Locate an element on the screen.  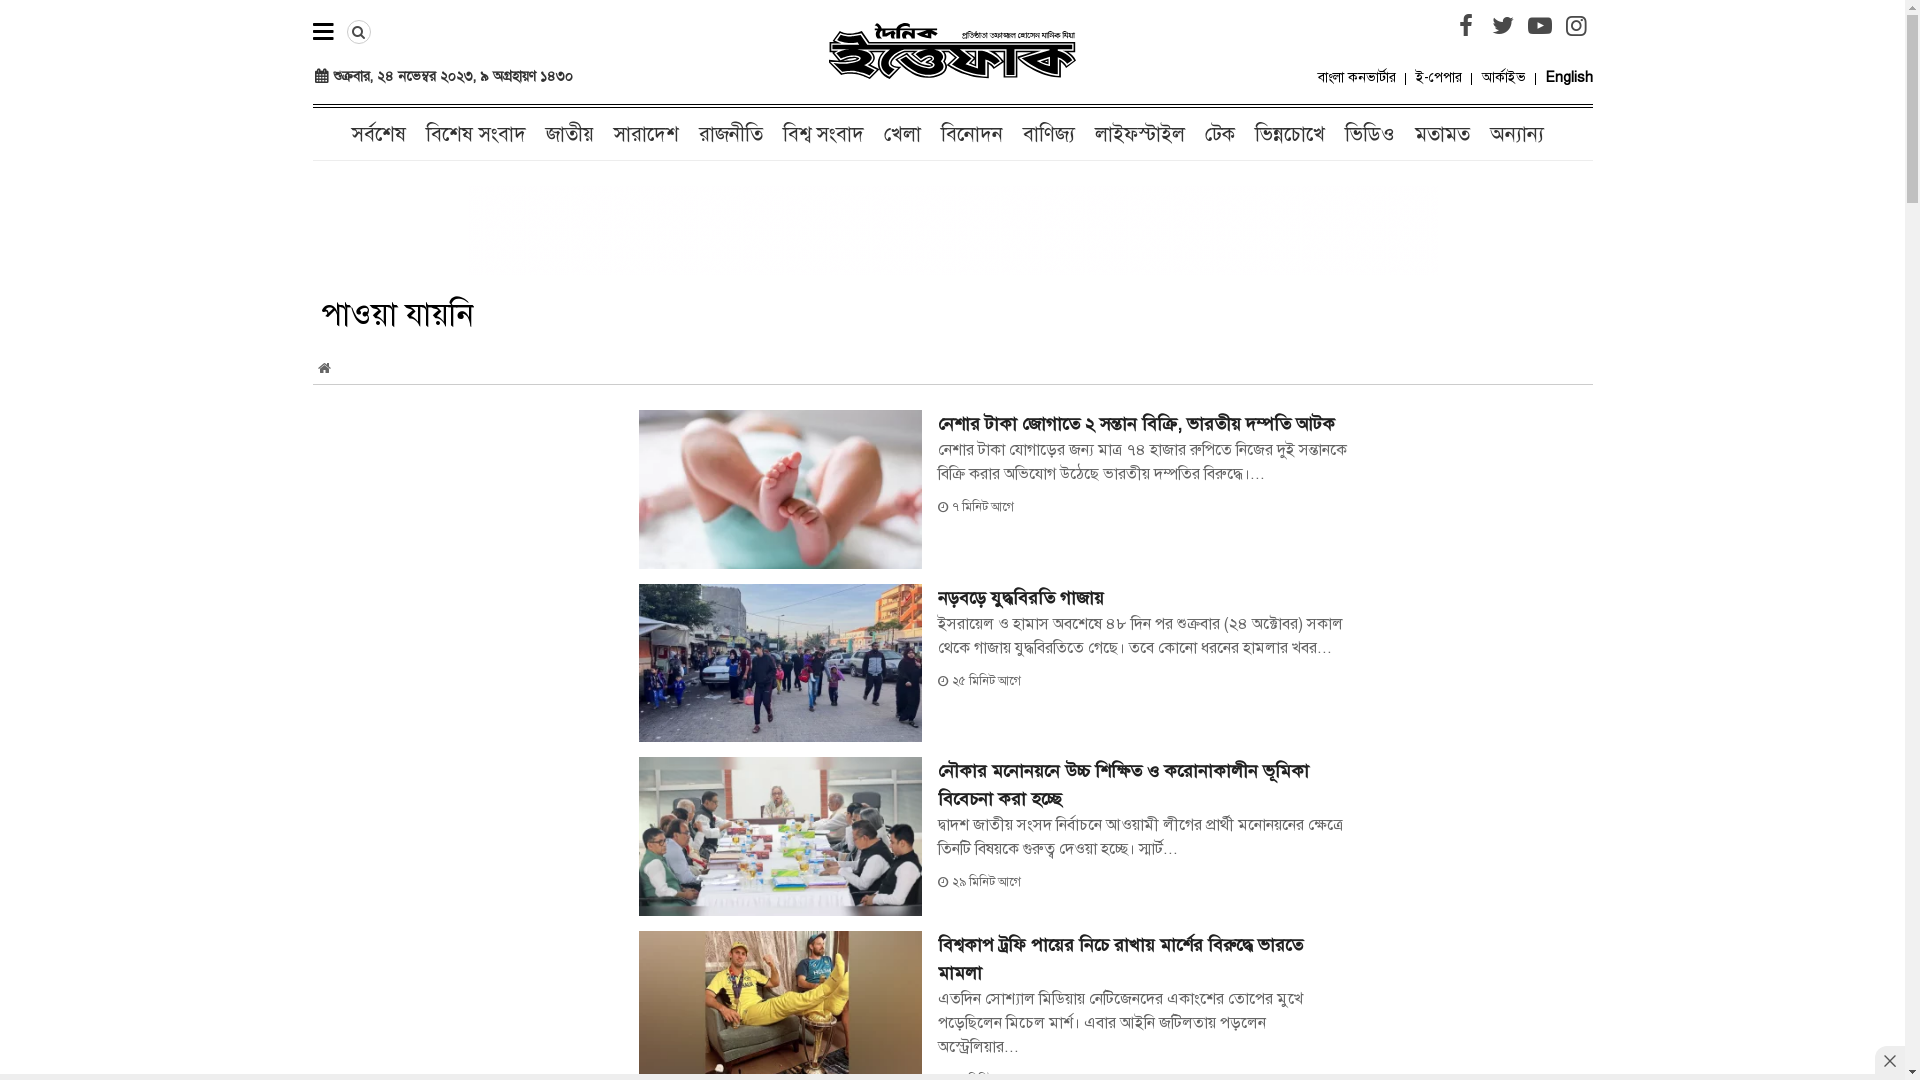
'Instagram' is located at coordinates (1574, 26).